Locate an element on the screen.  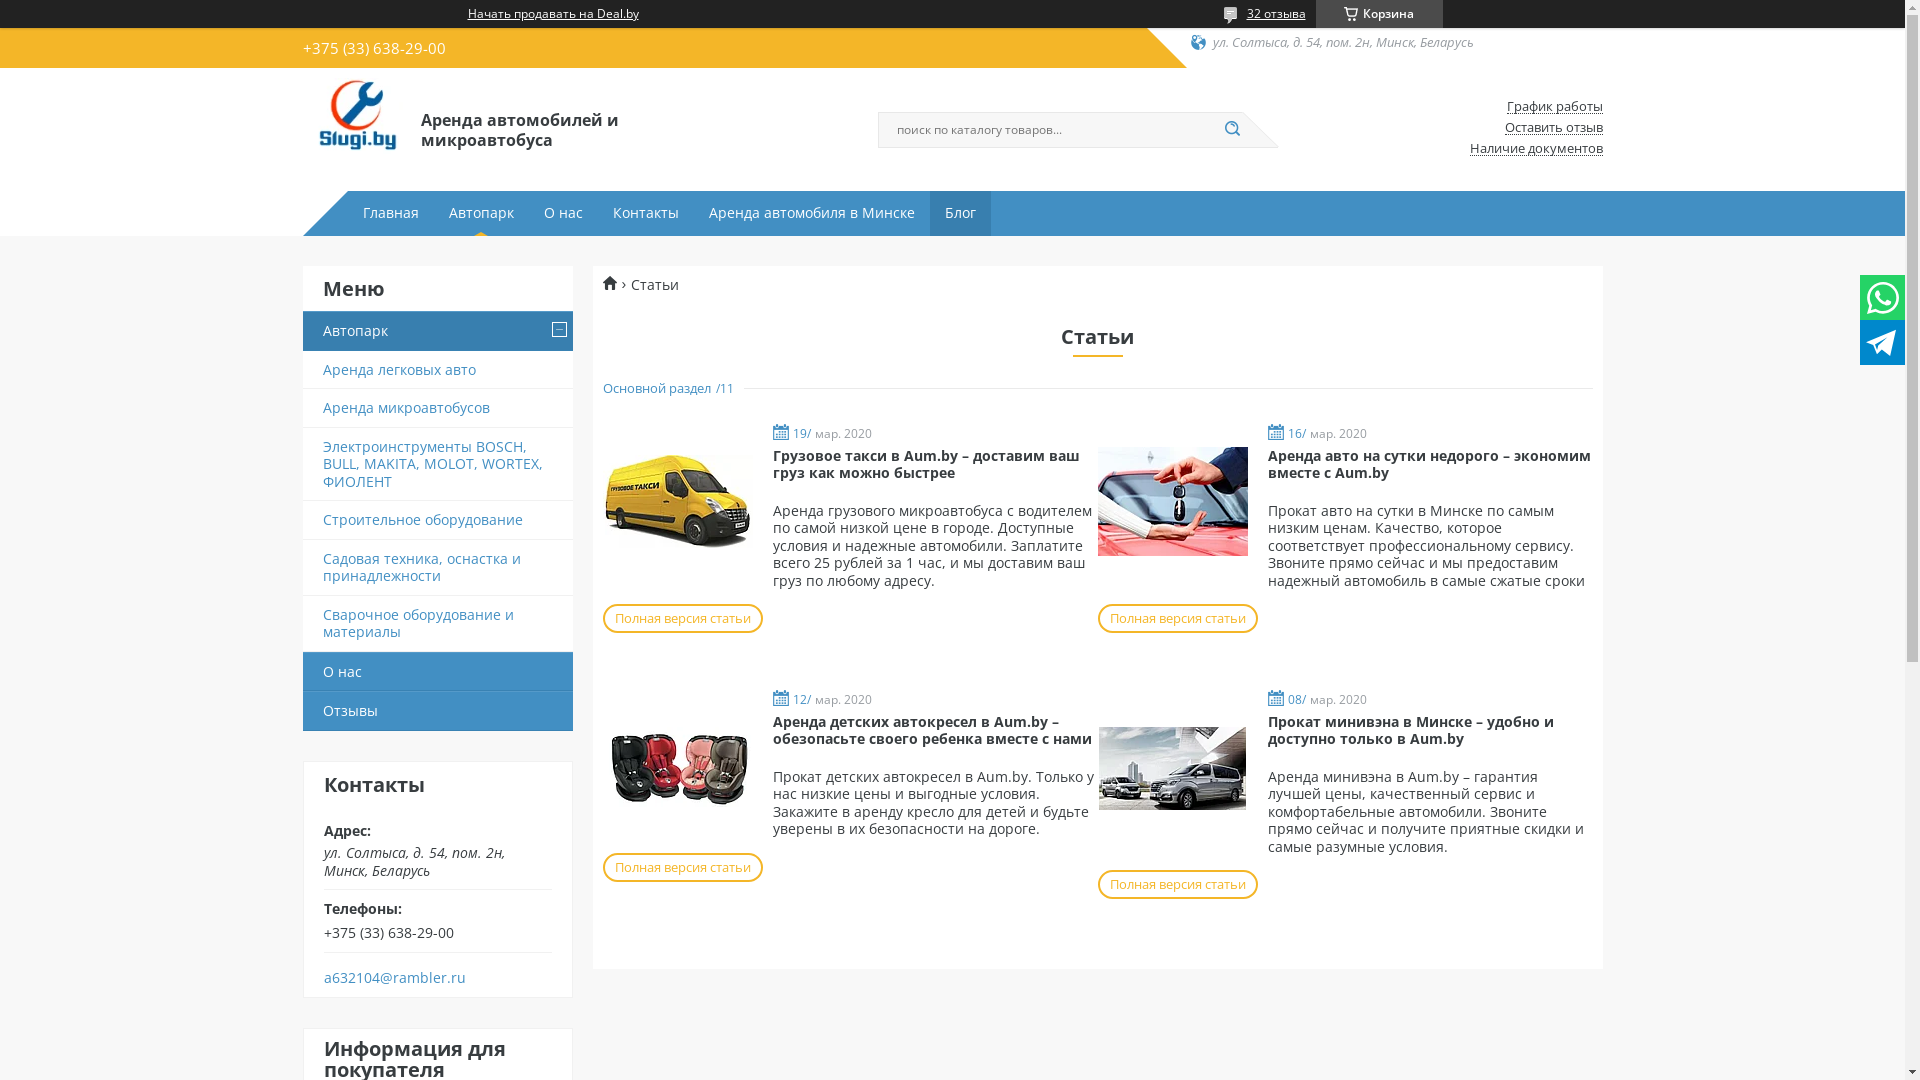
'a632104@rambler.ru' is located at coordinates (394, 977).